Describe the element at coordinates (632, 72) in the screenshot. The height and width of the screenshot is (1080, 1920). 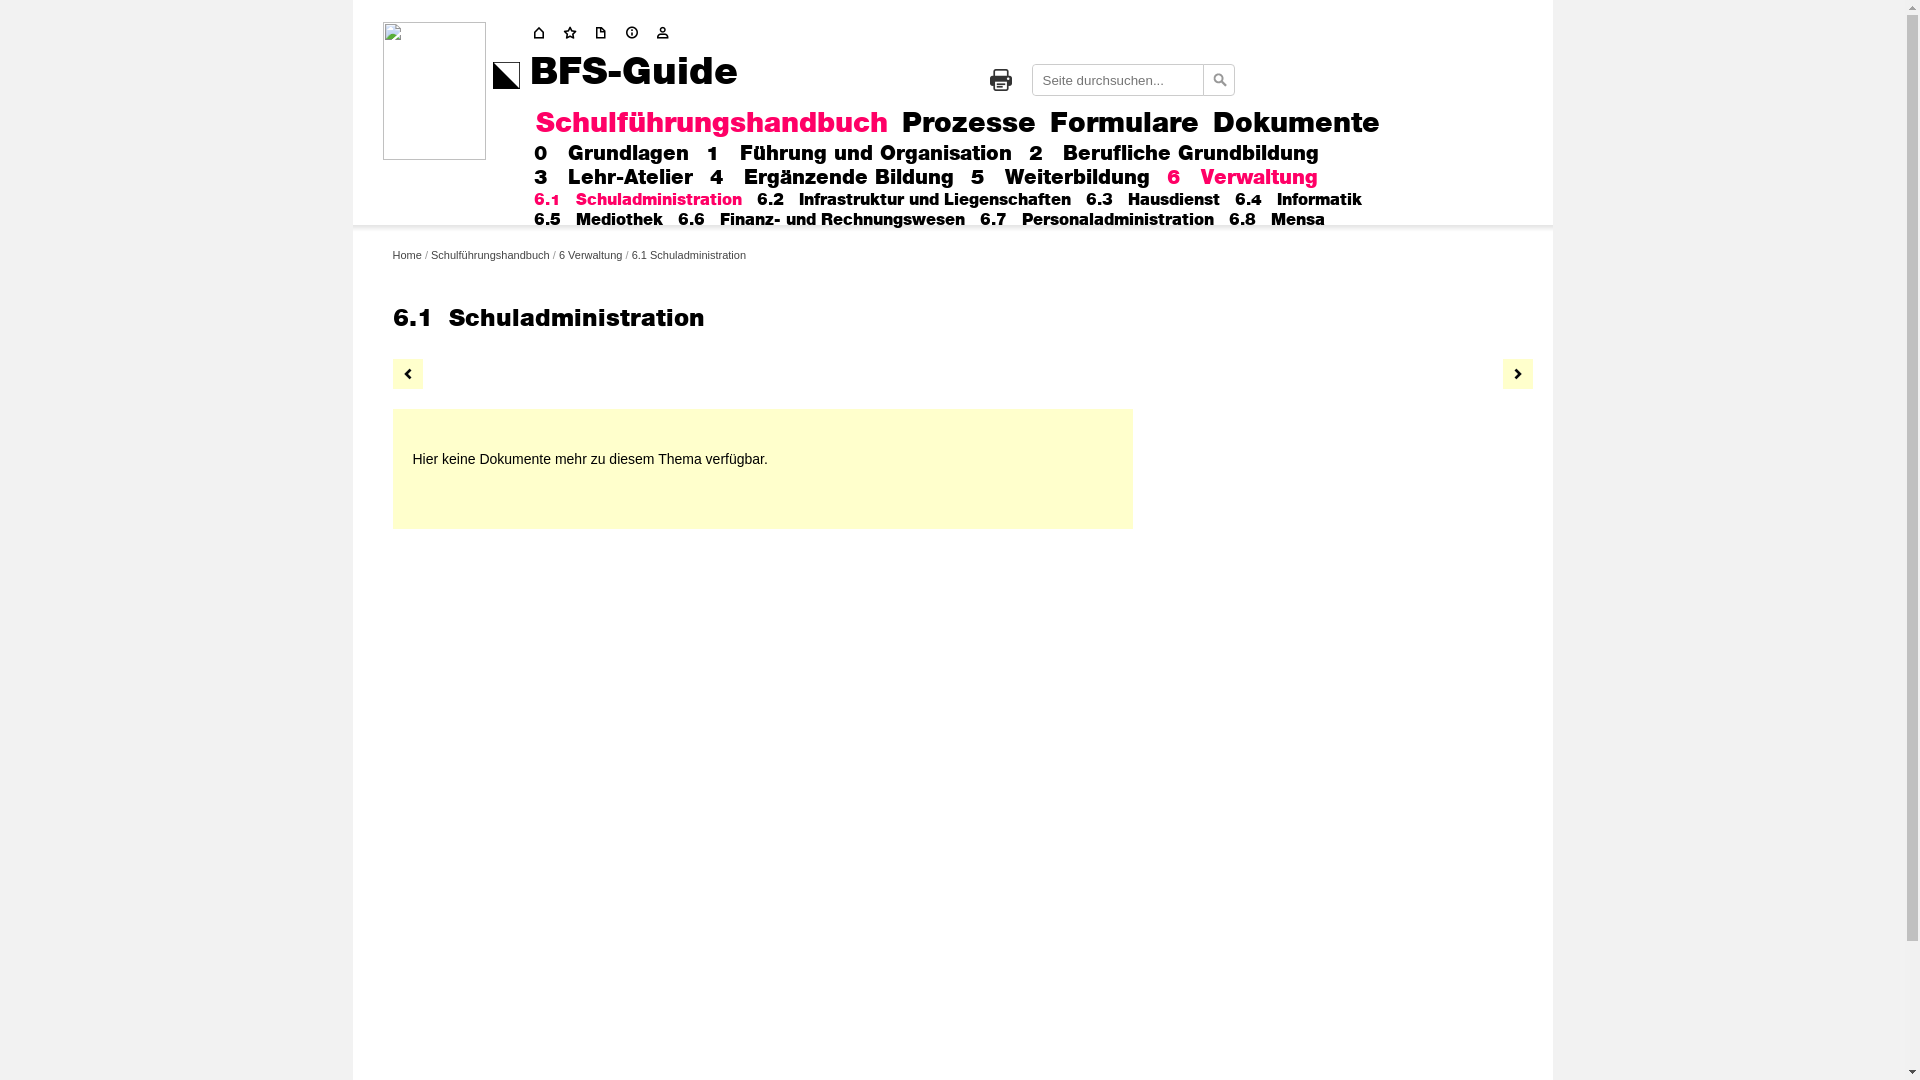
I see `'BFS-Guide'` at that location.